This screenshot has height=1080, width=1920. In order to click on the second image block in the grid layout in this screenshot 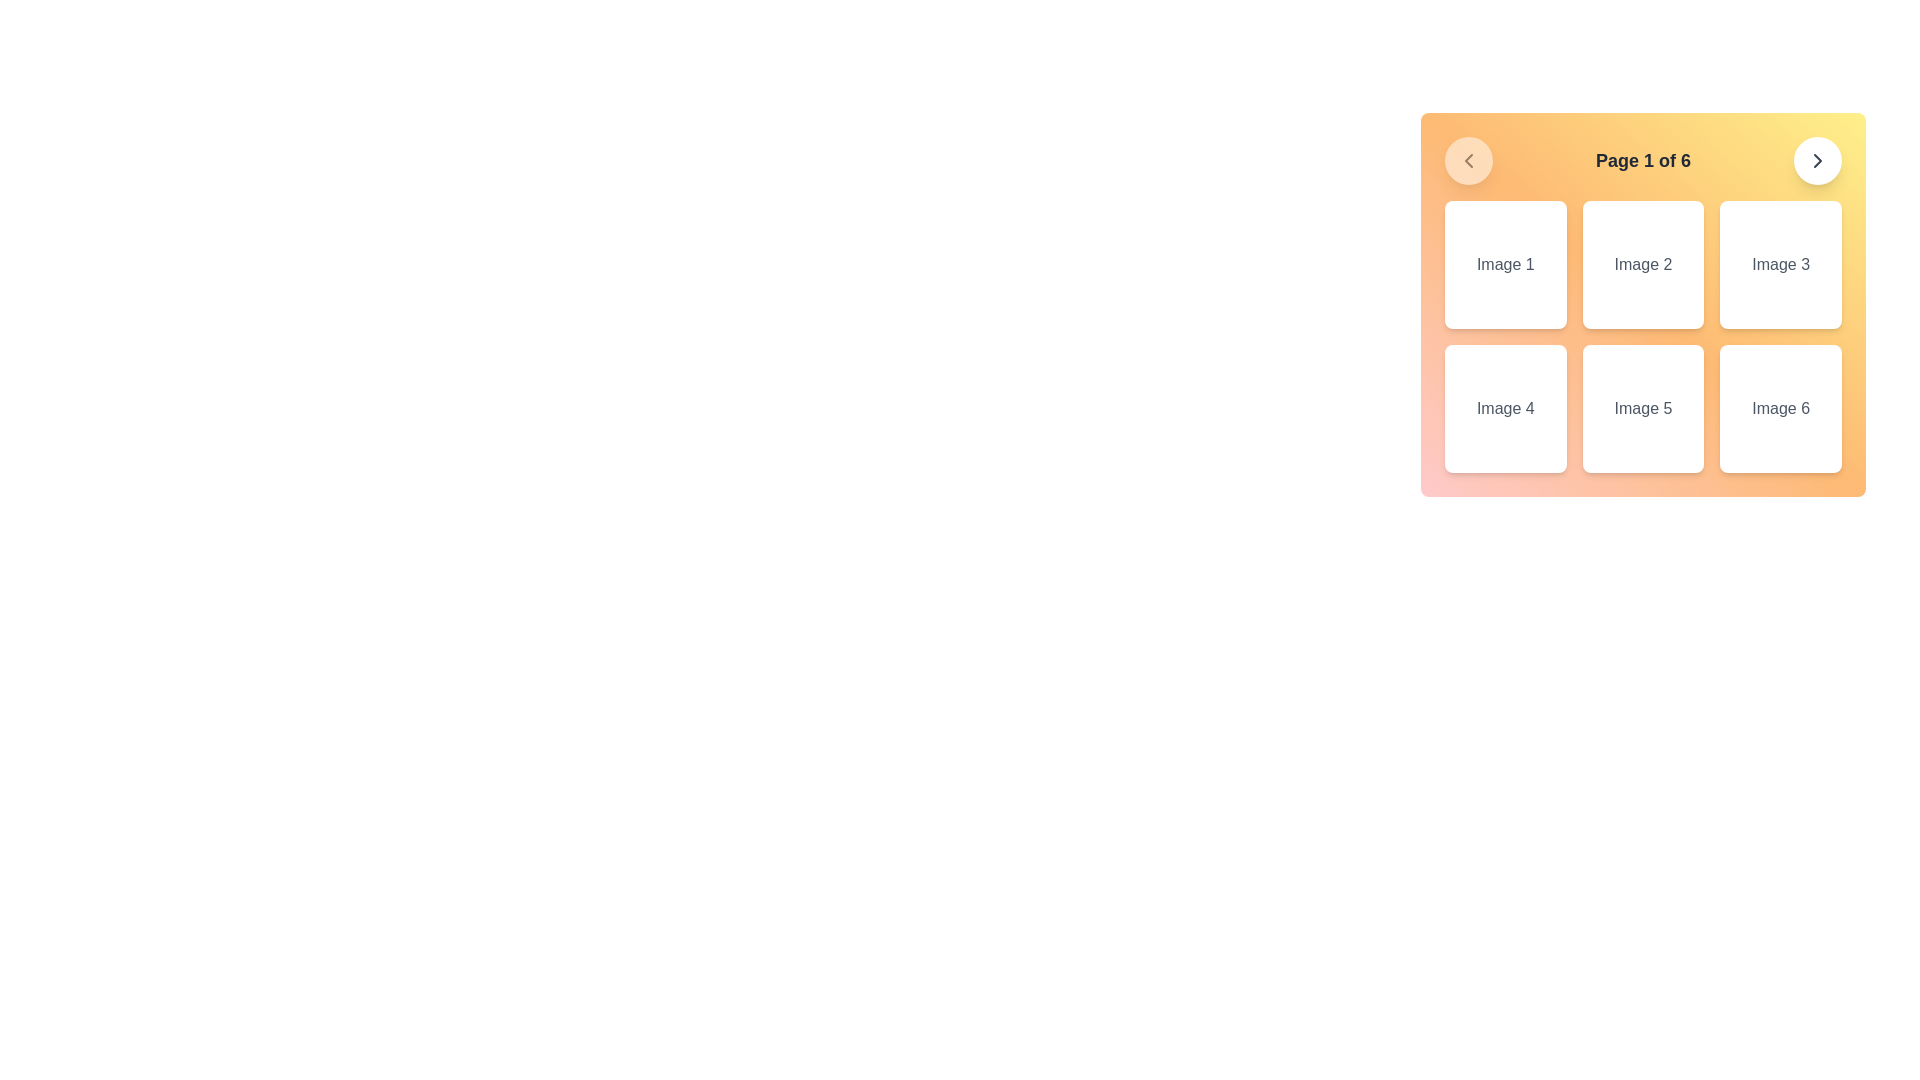, I will do `click(1643, 304)`.